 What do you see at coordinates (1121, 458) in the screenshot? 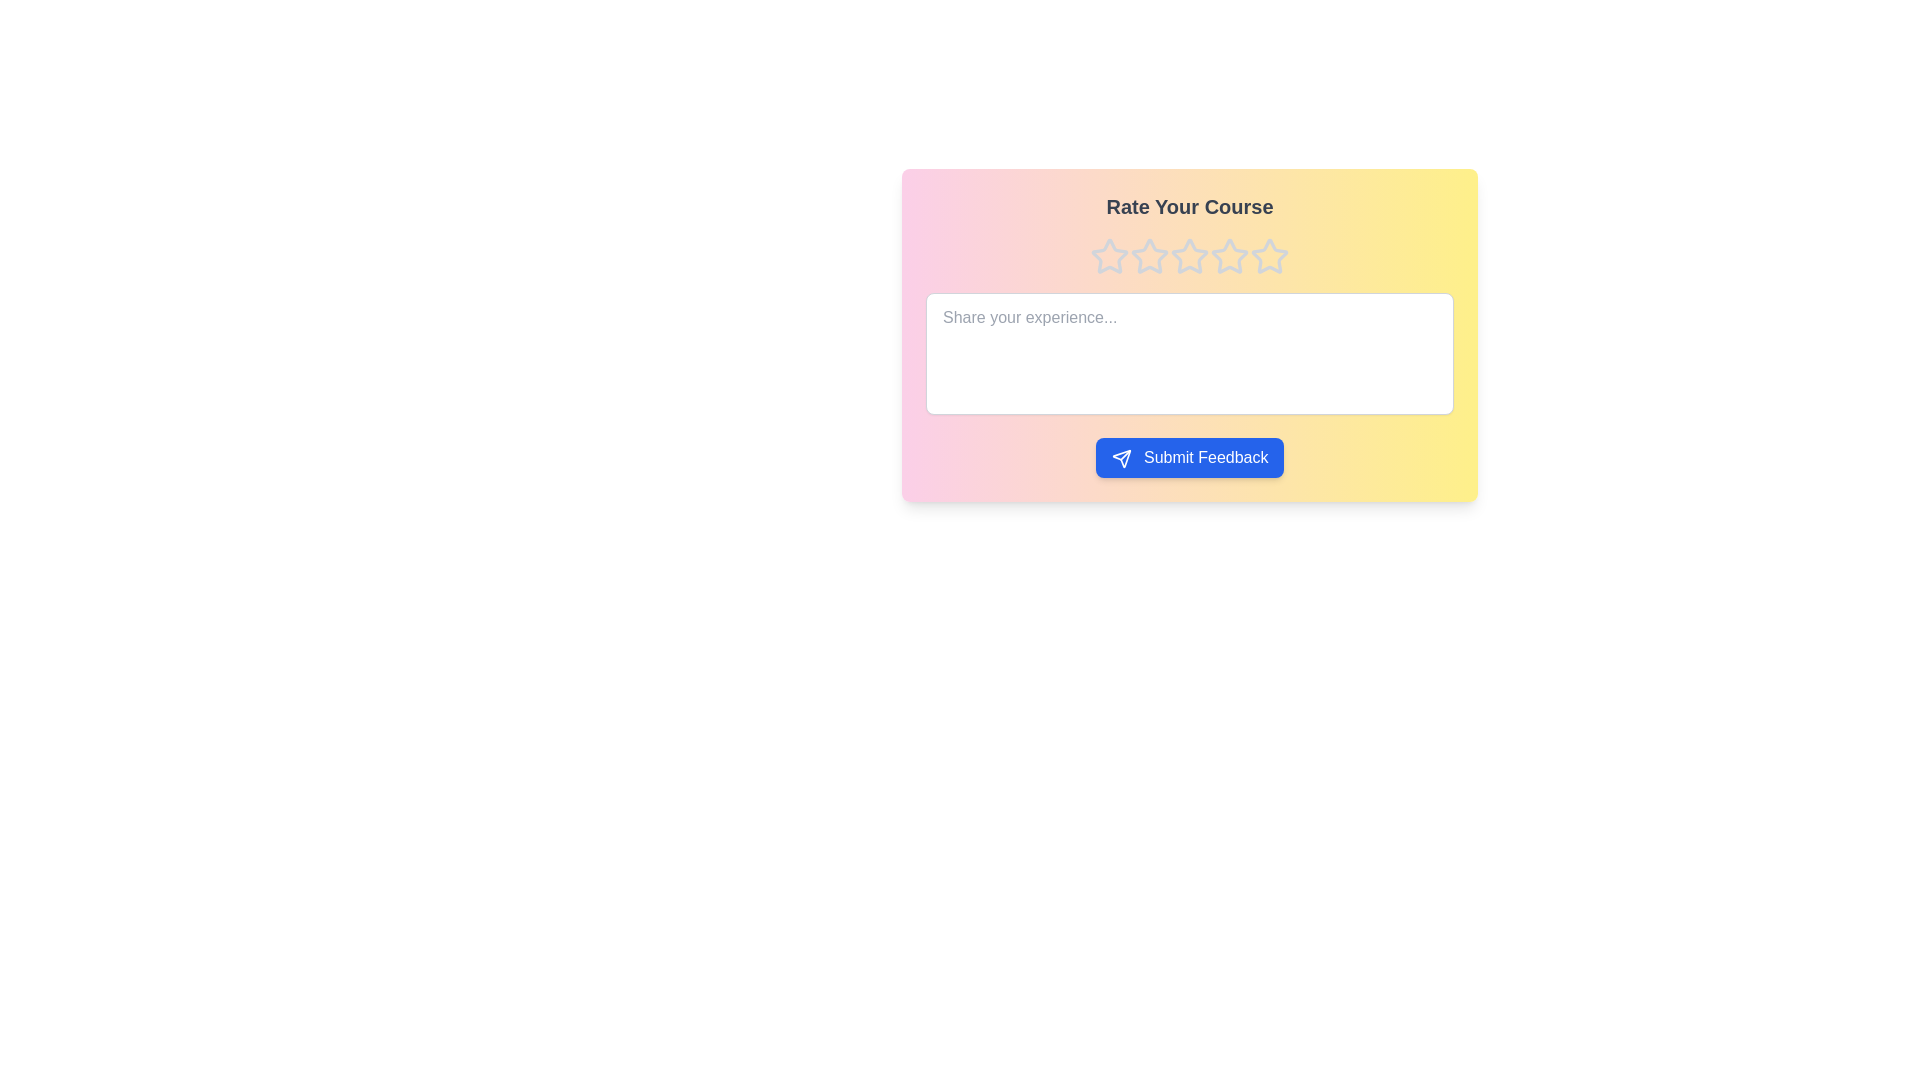
I see `the 'Submit Feedback' button that contains the paper plane icon, which symbolizes a 'send' action` at bounding box center [1121, 458].